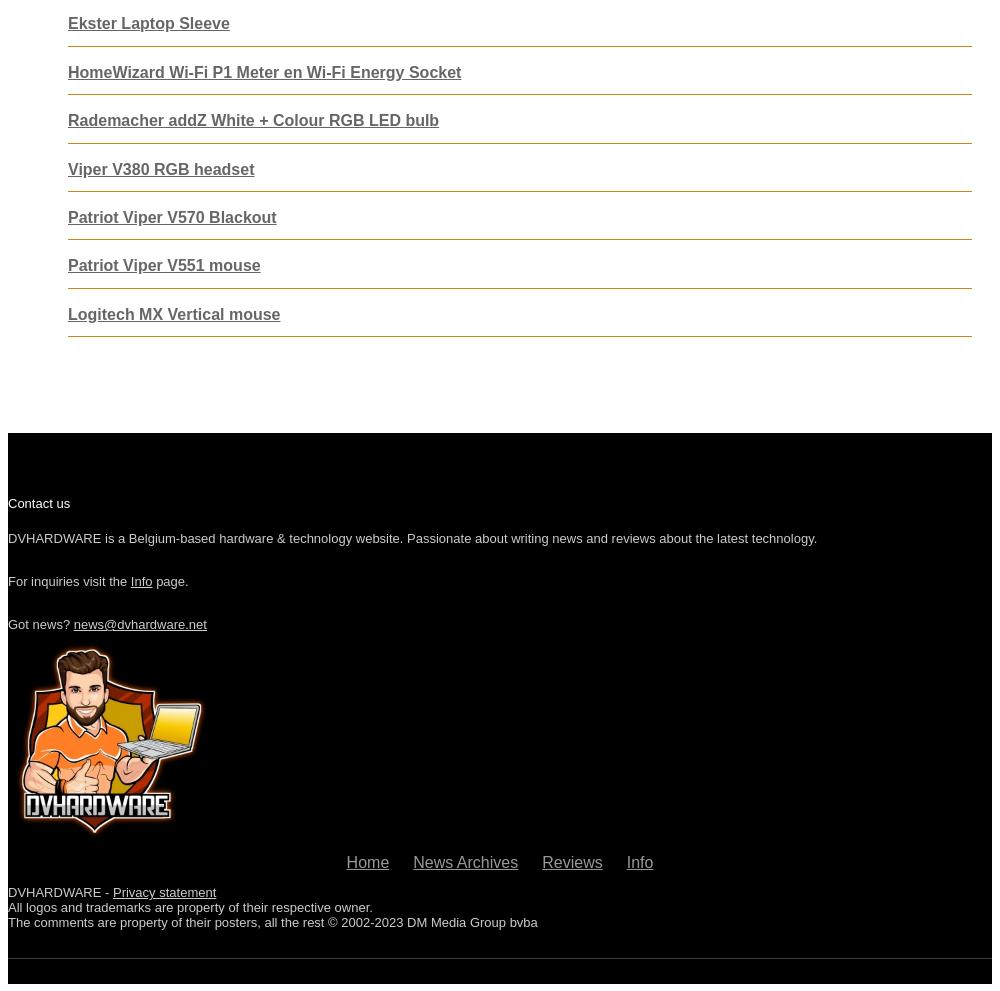  What do you see at coordinates (8, 580) in the screenshot?
I see `'For inquiries visit the'` at bounding box center [8, 580].